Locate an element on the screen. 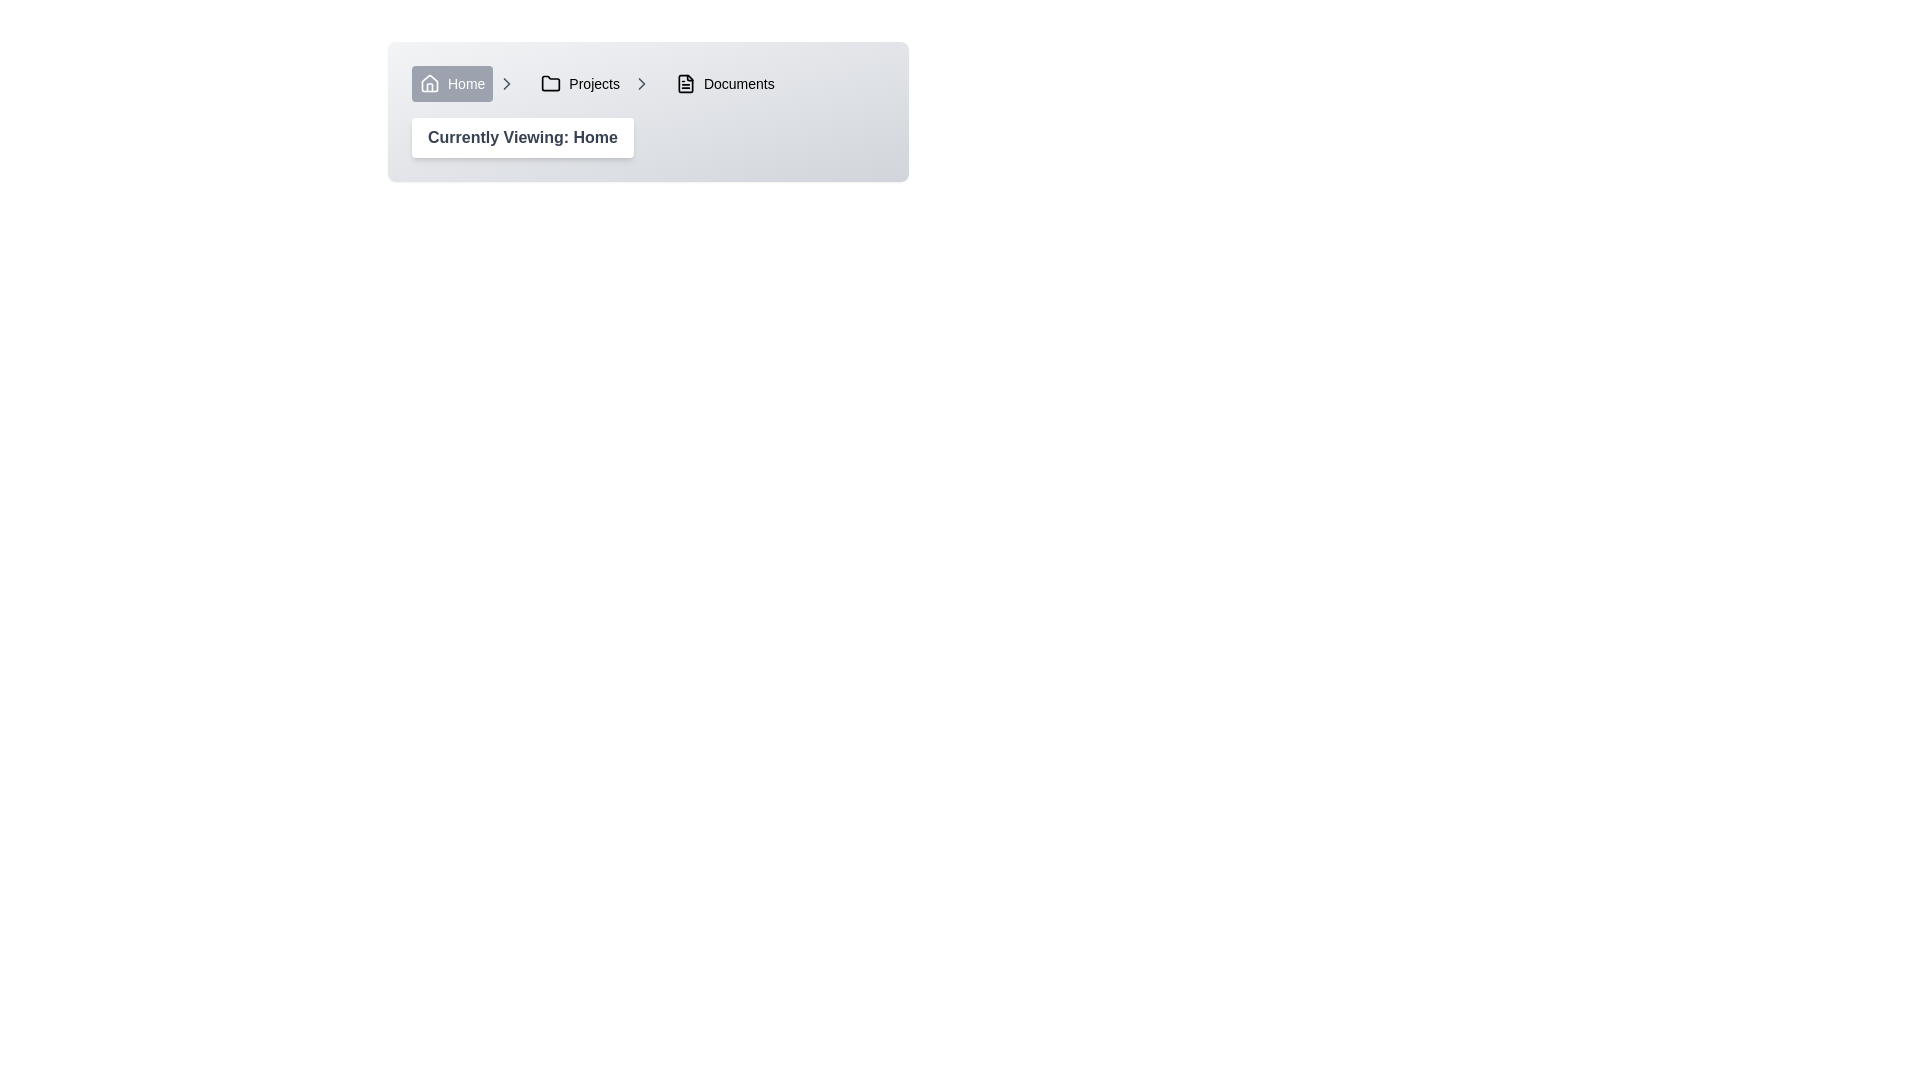 The width and height of the screenshot is (1920, 1080). the Chevron icon in the navigation breadcrumb that connects 'Projects' and 'Documents' is located at coordinates (641, 83).